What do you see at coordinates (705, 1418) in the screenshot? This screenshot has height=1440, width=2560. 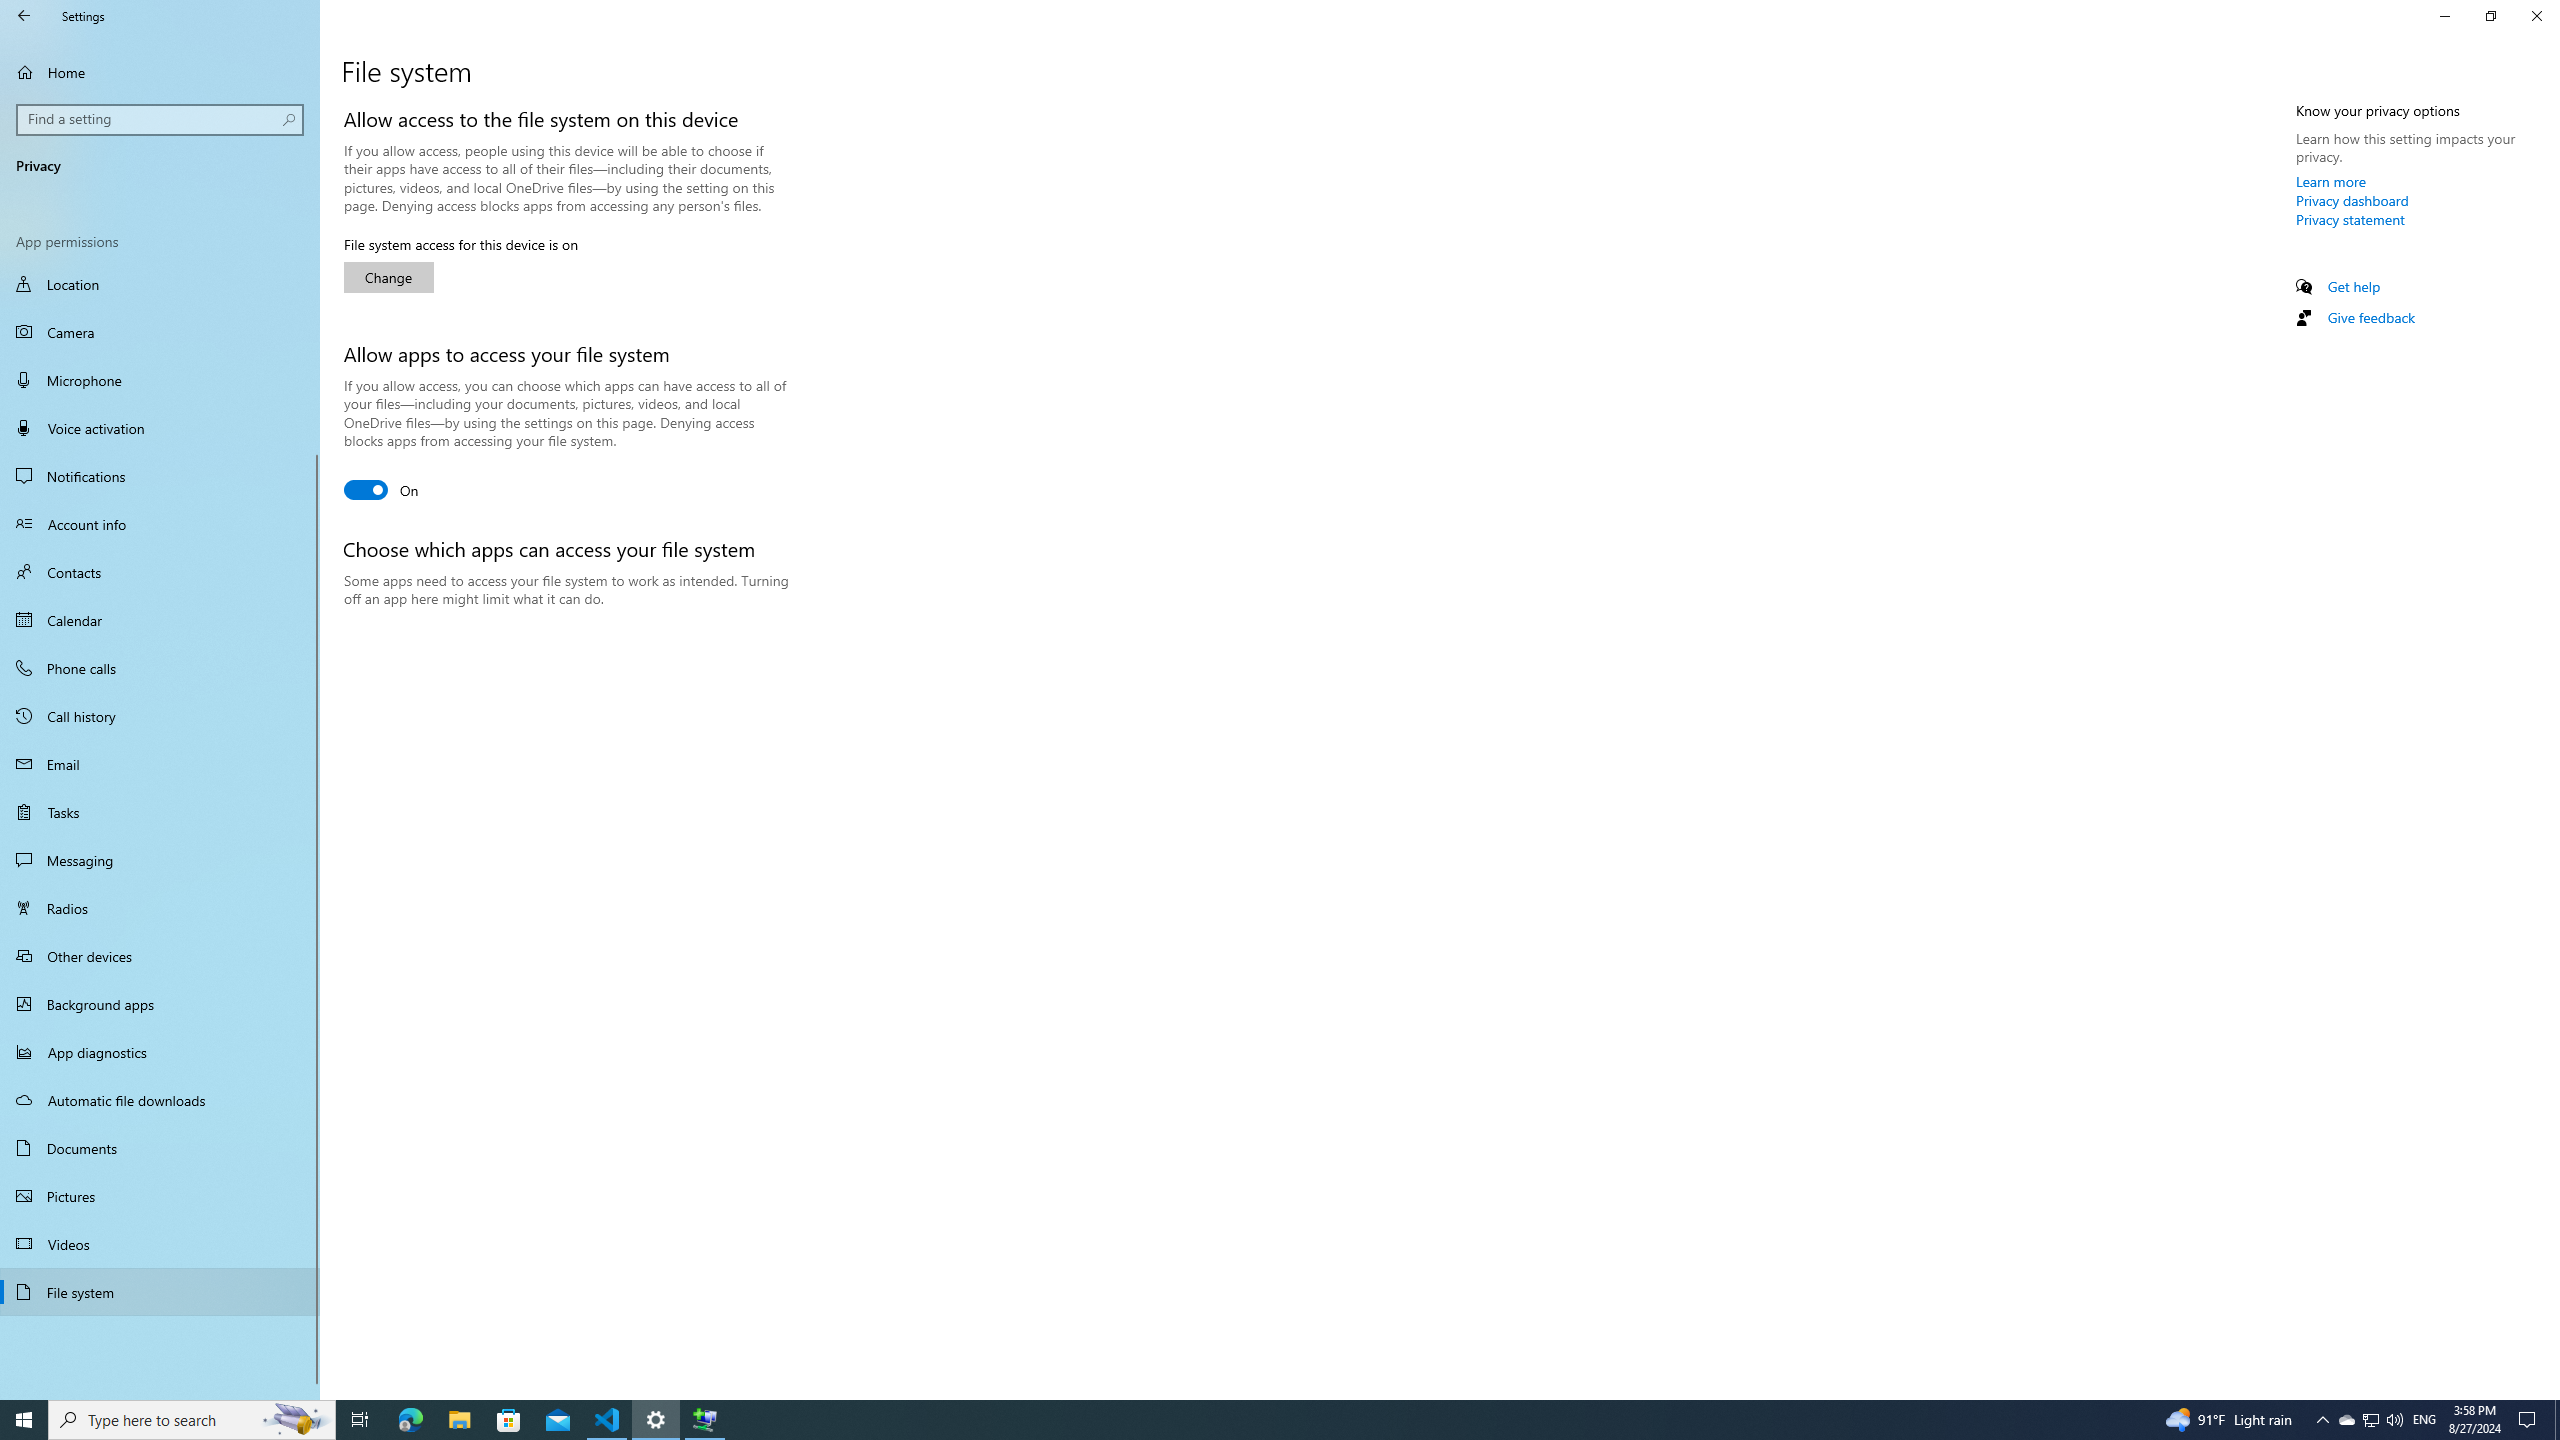 I see `'Extensible Wizards Host Process - 1 running window'` at bounding box center [705, 1418].